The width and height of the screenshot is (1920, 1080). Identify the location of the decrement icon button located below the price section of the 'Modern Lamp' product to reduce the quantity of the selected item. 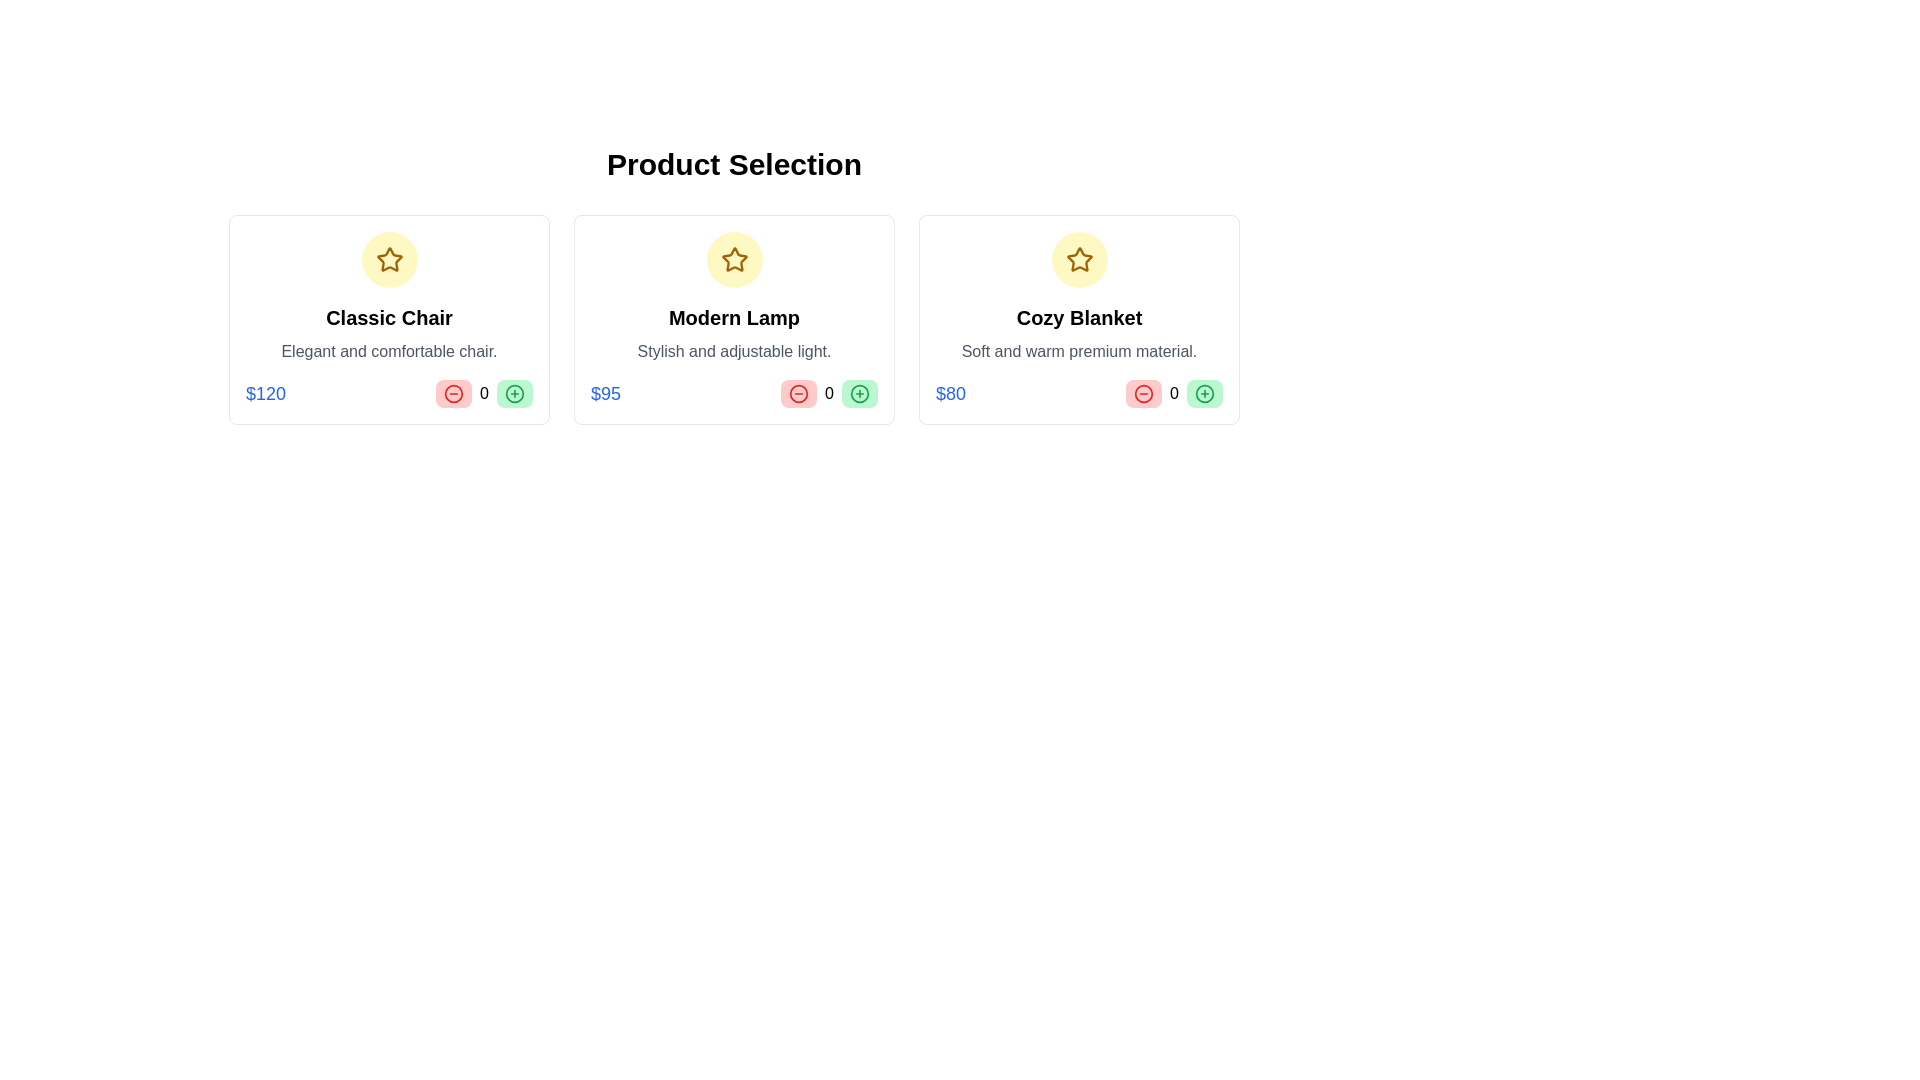
(798, 393).